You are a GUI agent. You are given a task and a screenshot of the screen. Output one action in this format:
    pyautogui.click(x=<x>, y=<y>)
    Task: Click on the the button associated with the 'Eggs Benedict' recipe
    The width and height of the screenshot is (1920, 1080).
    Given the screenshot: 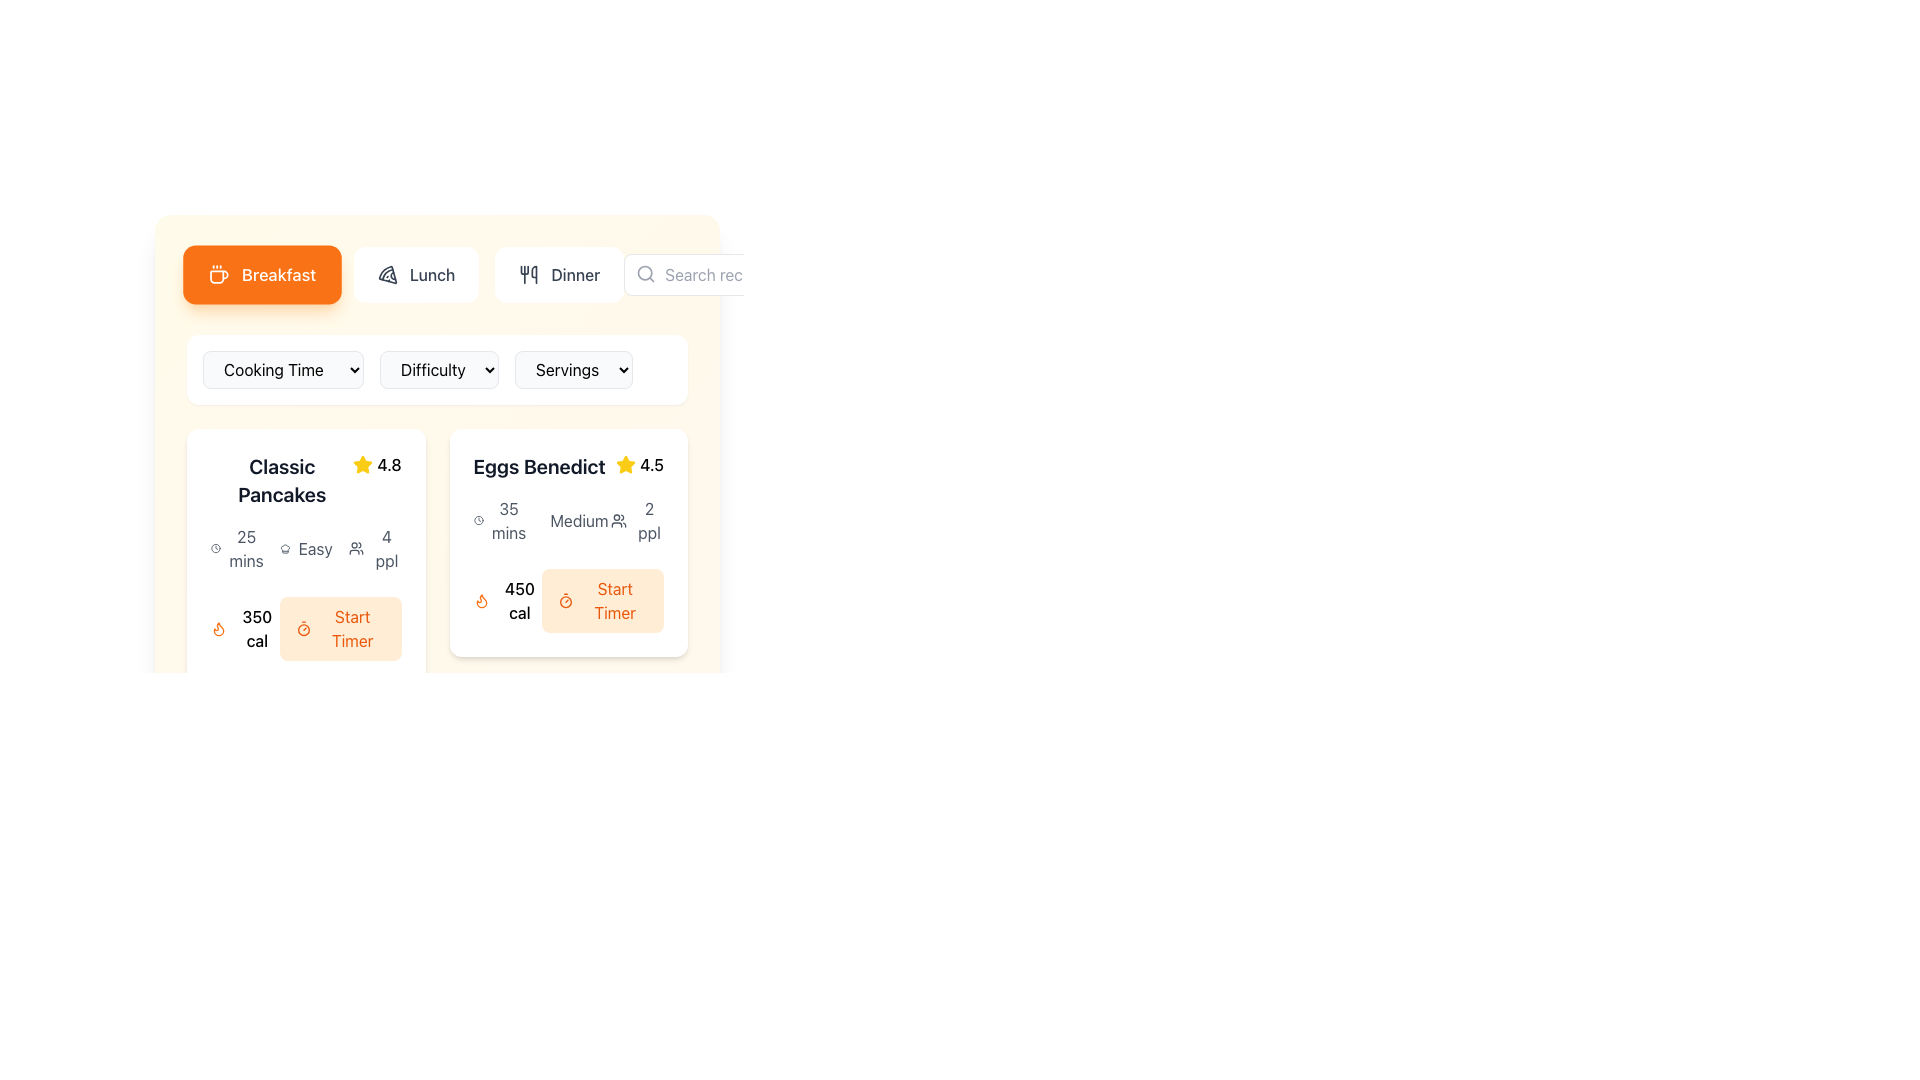 What is the action you would take?
    pyautogui.click(x=614, y=600)
    